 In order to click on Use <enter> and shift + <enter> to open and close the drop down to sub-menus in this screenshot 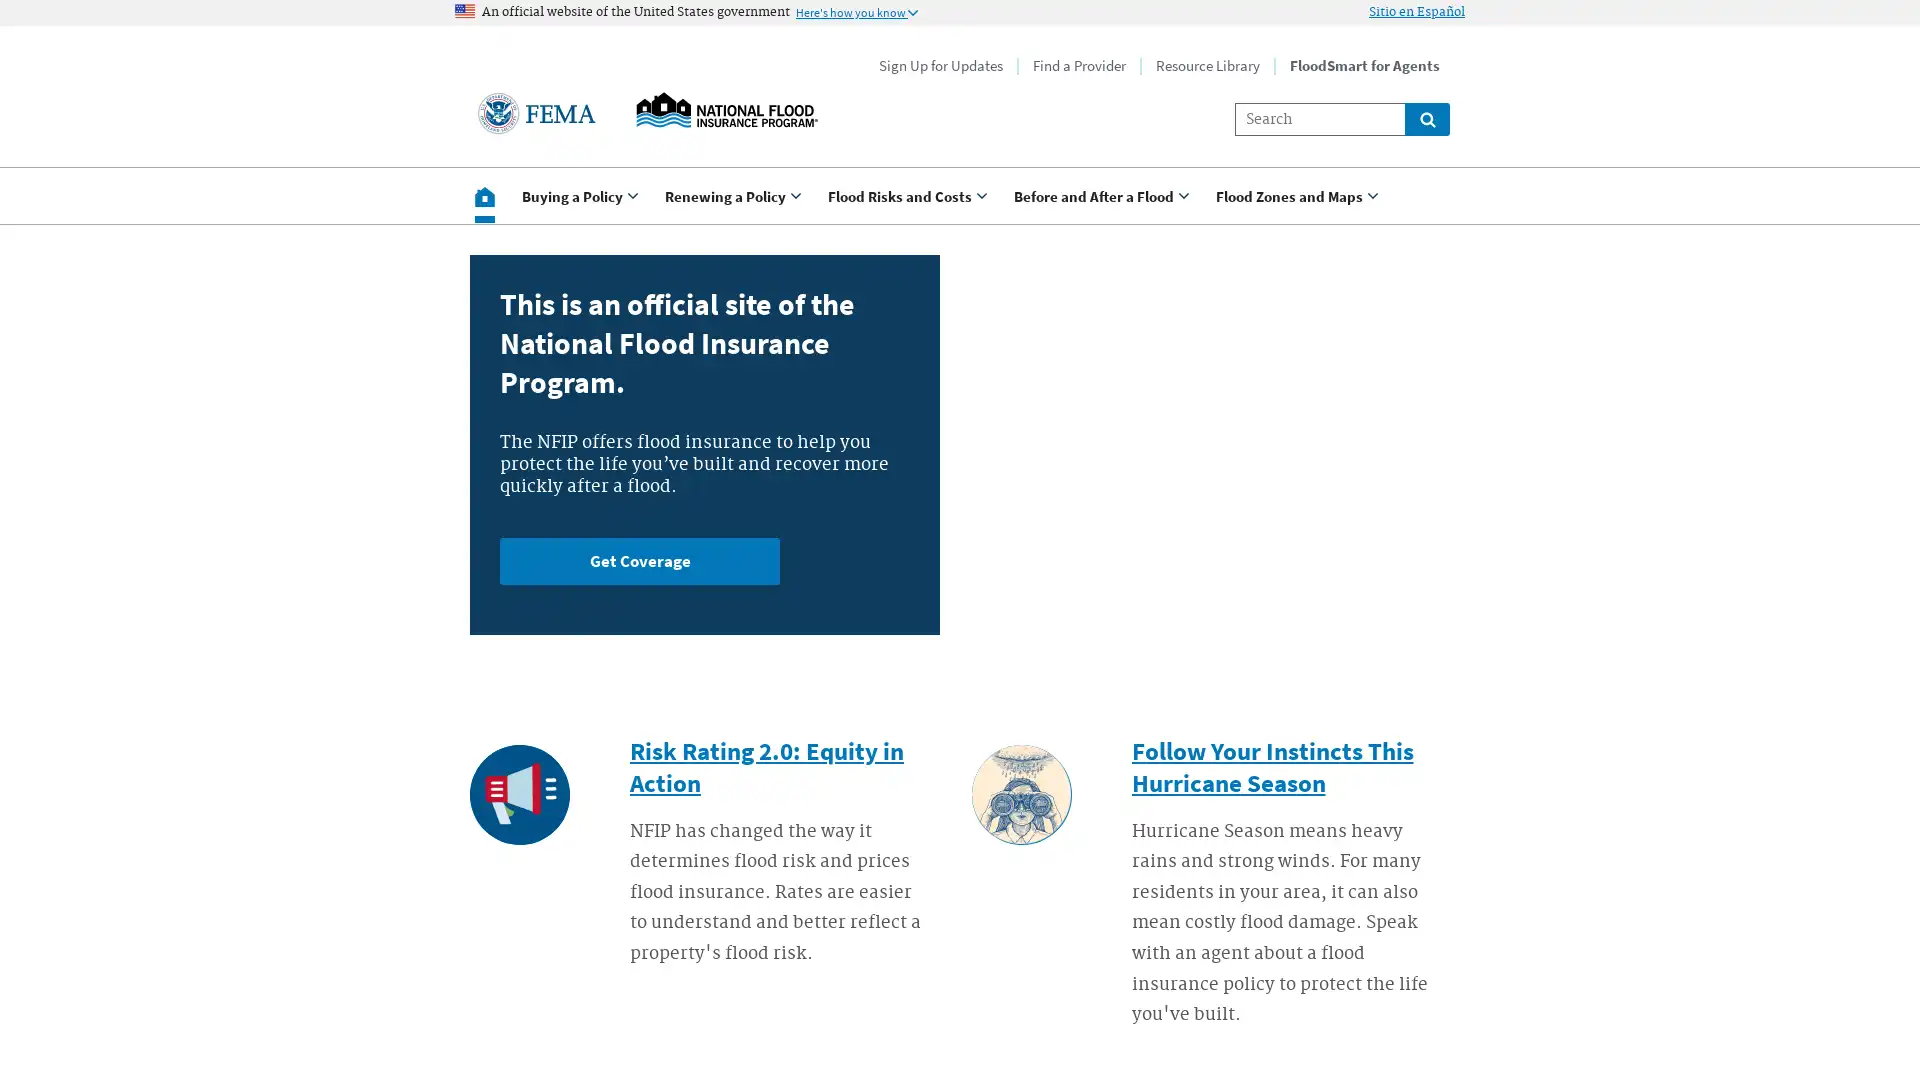, I will do `click(582, 195)`.